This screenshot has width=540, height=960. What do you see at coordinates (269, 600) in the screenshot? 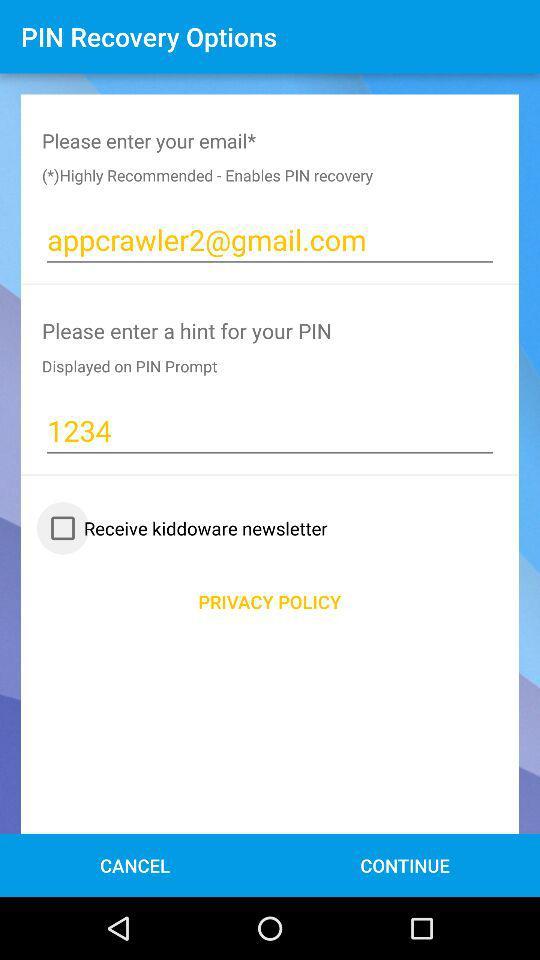
I see `icon below receive kiddoware newsletter` at bounding box center [269, 600].